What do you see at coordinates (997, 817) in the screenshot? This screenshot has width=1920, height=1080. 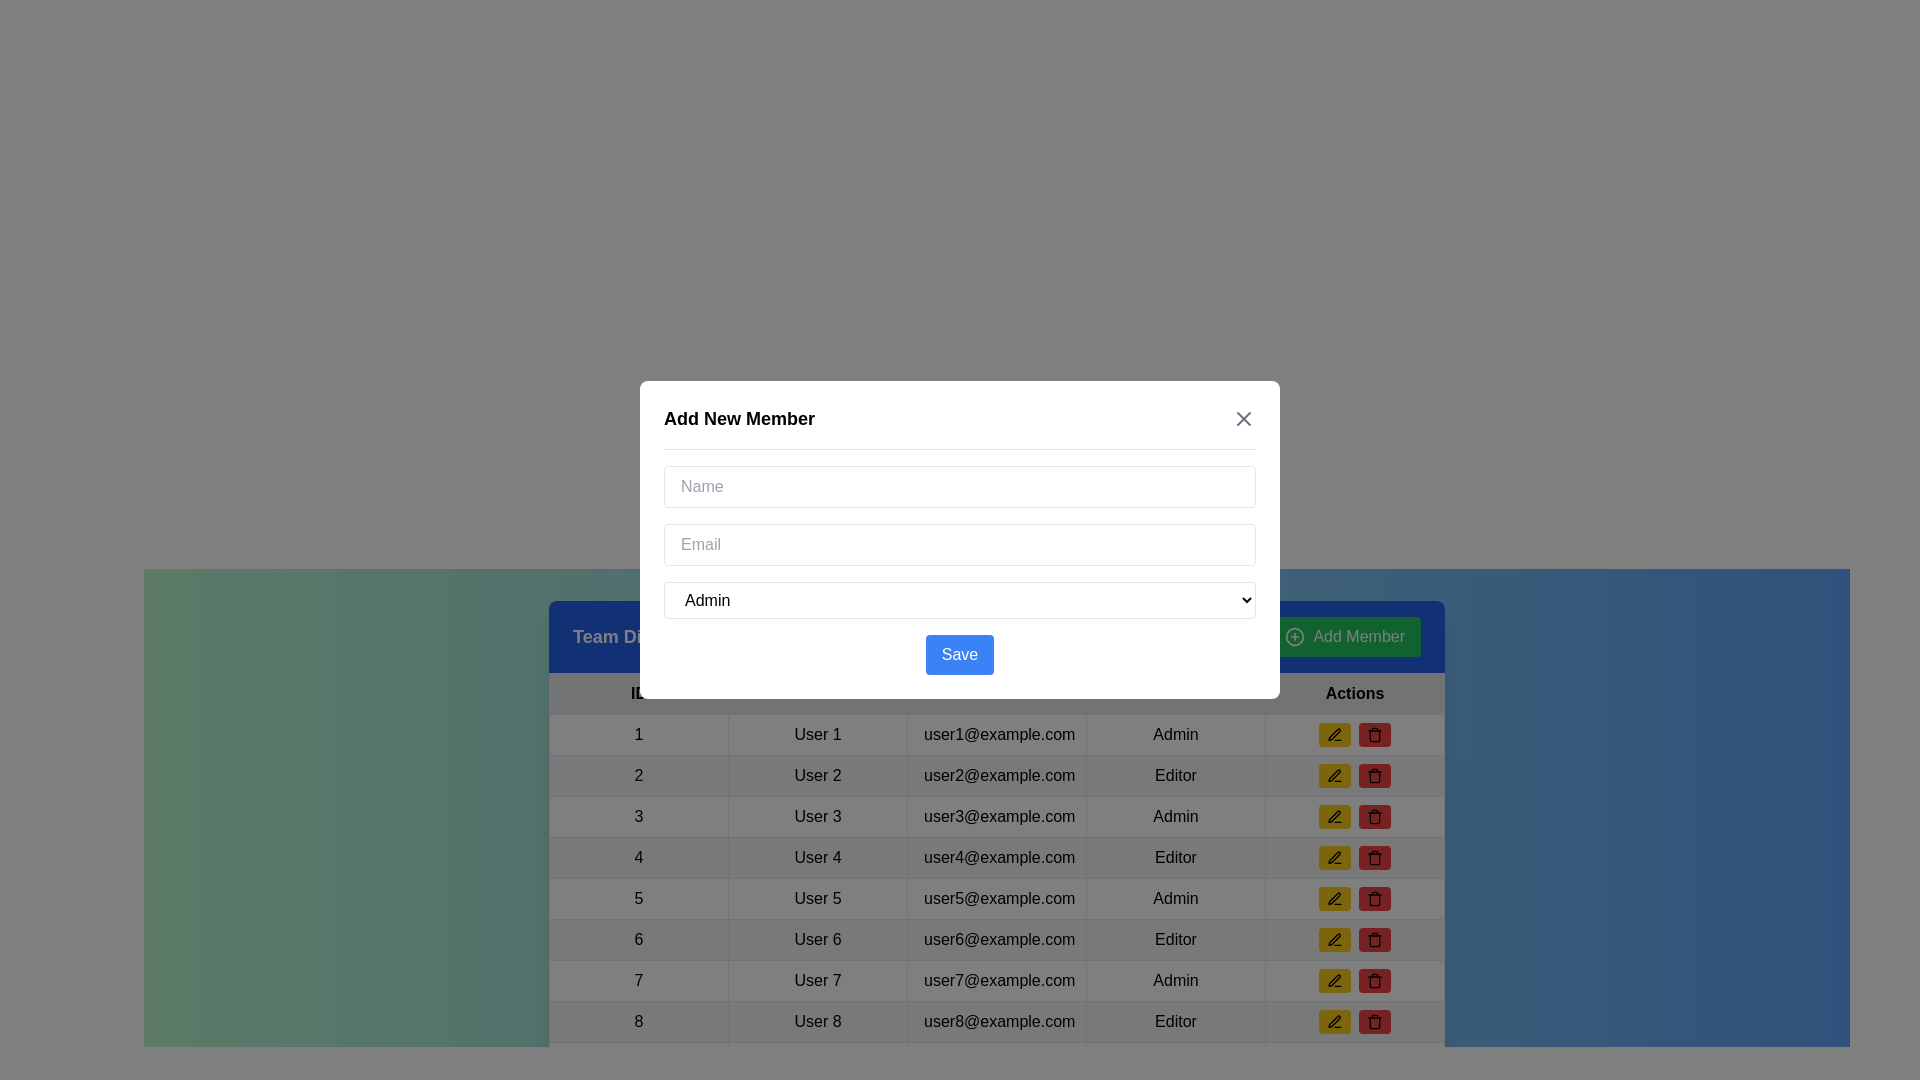 I see `the third row in the user details table` at bounding box center [997, 817].